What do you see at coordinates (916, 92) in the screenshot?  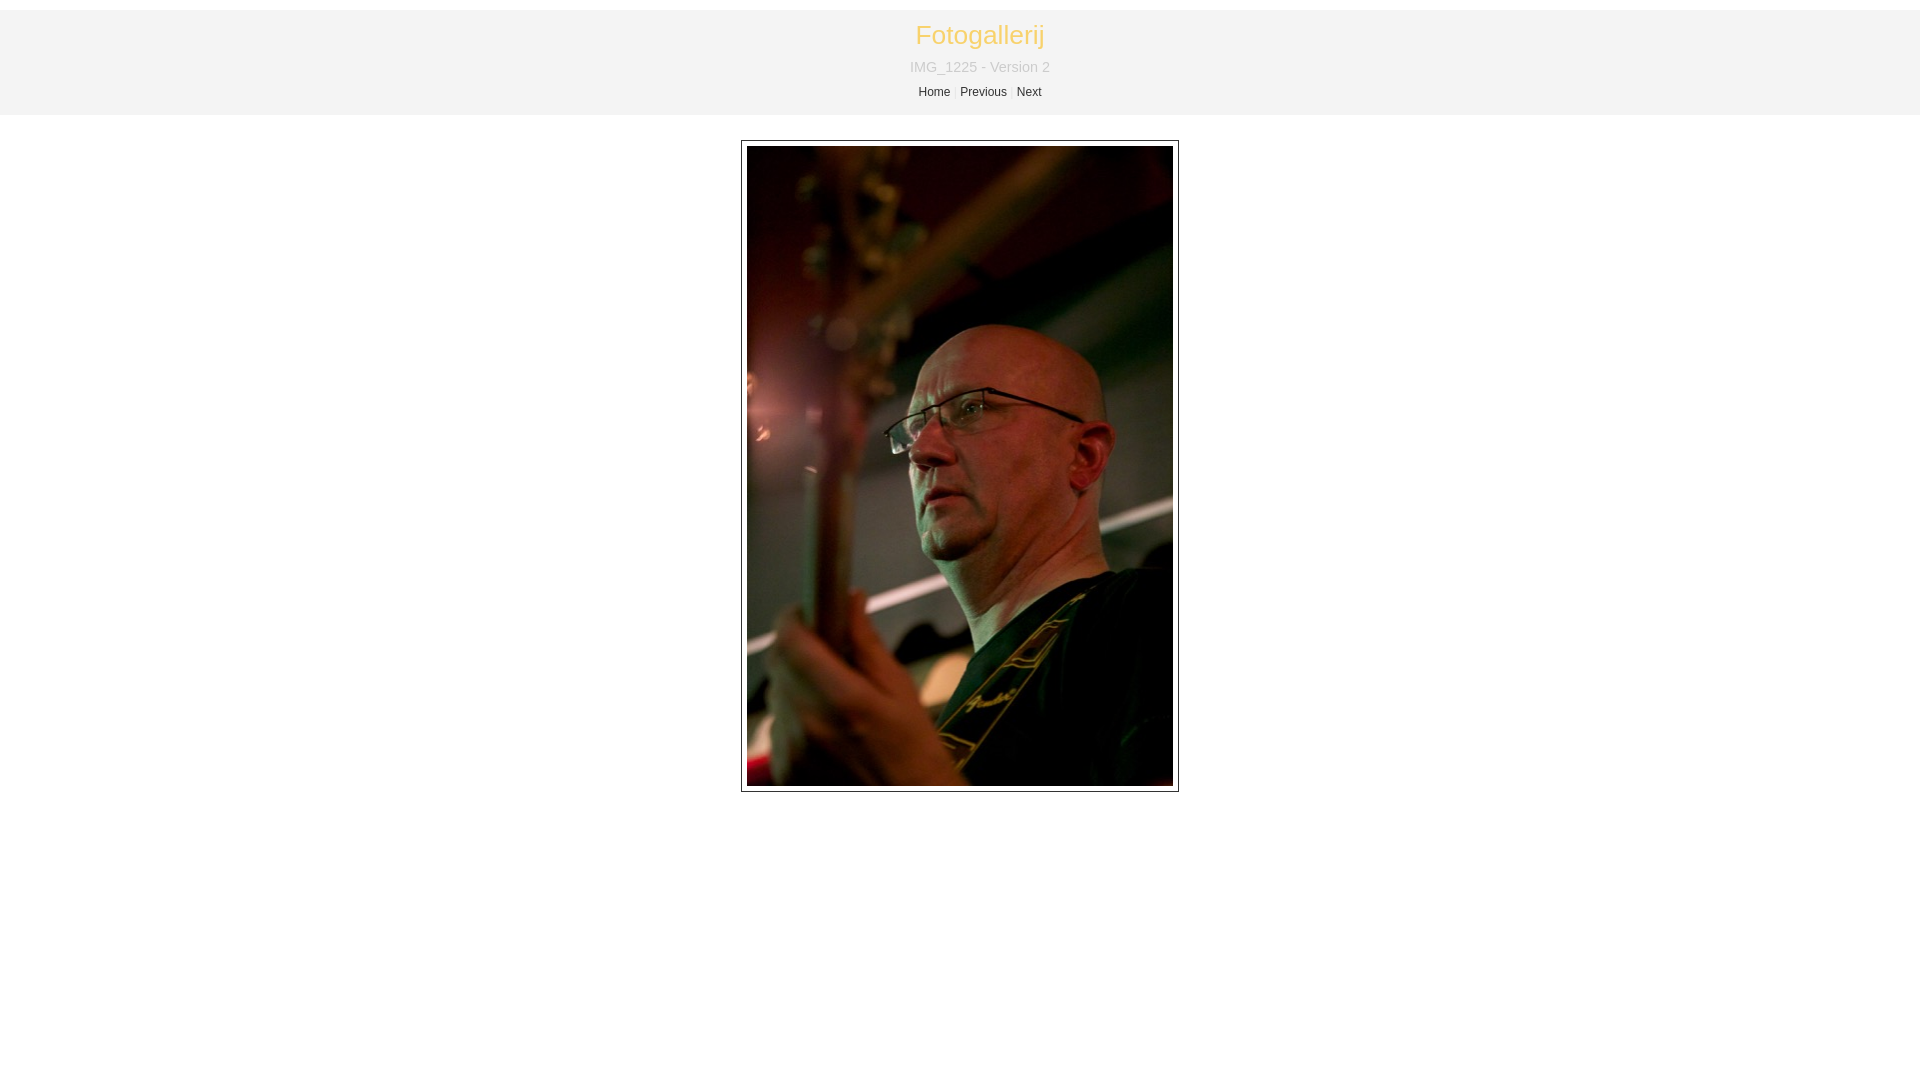 I see `'Home'` at bounding box center [916, 92].